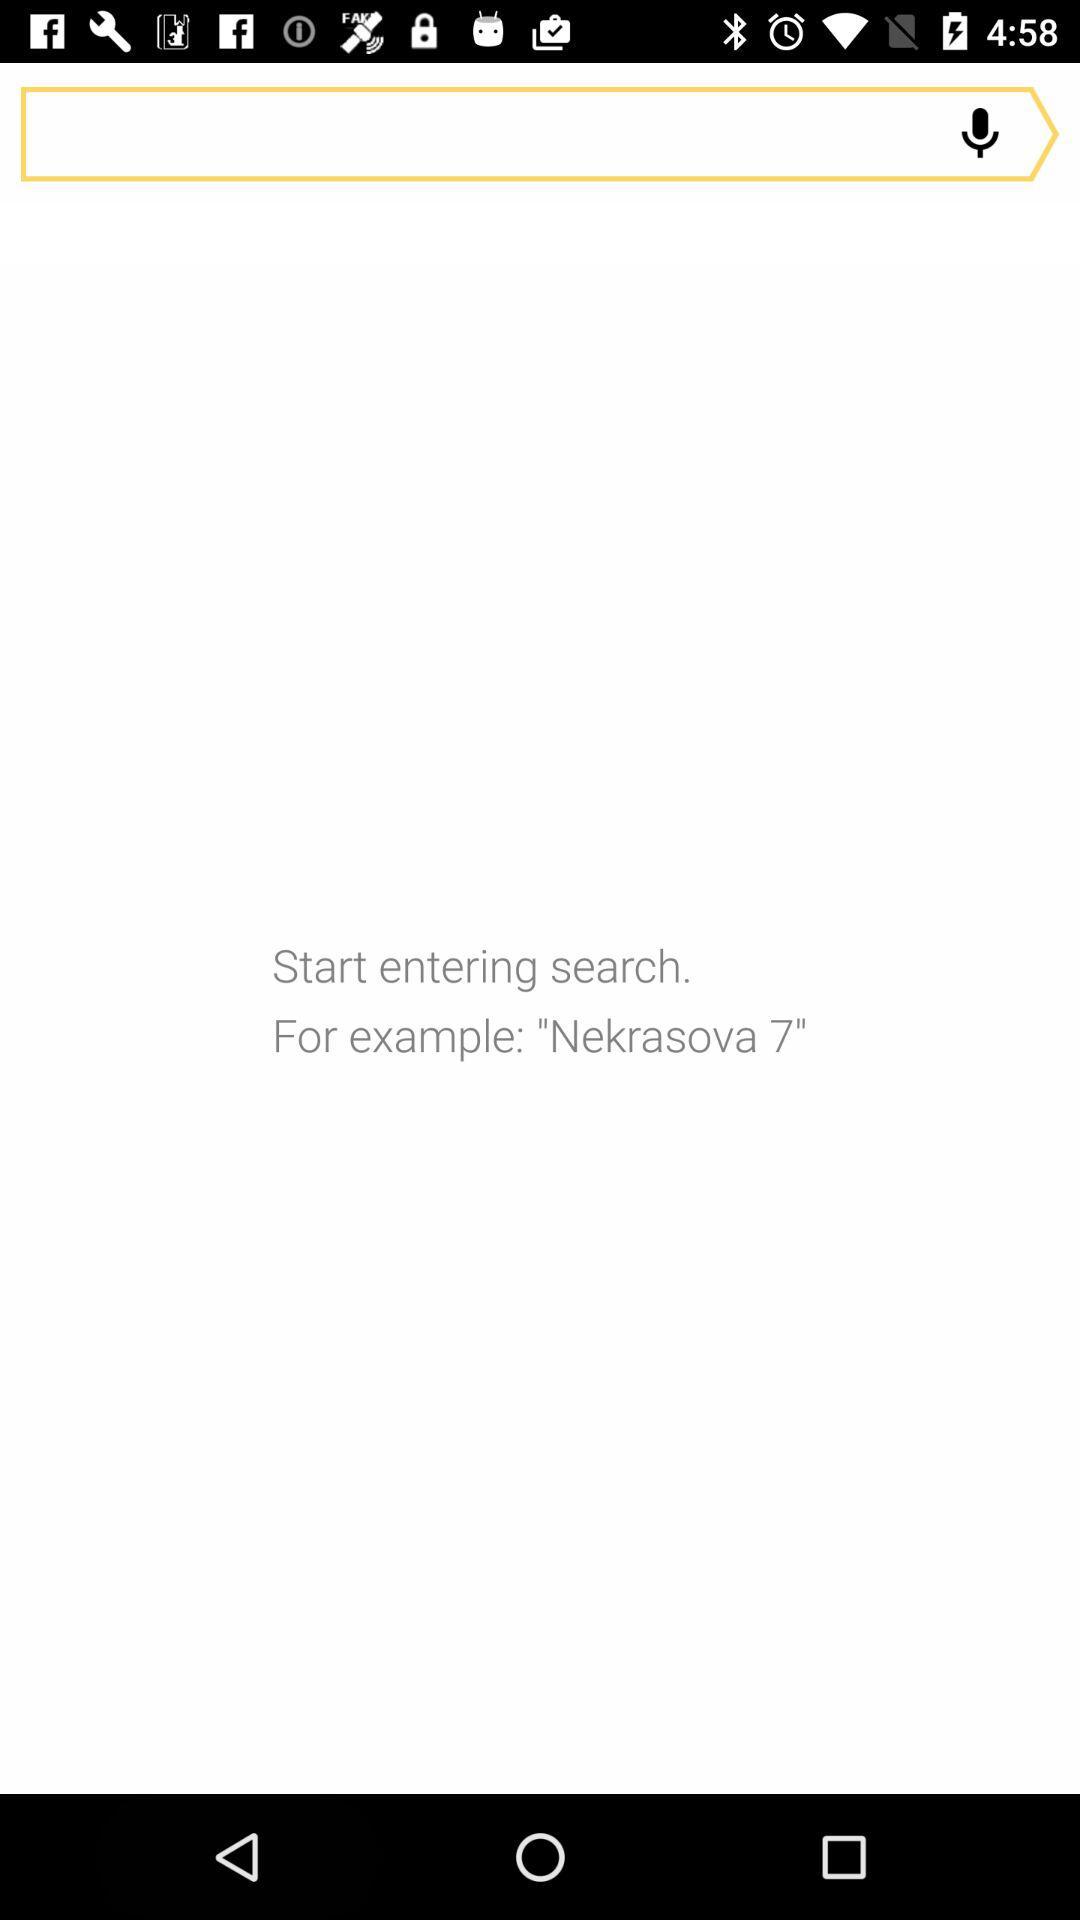  Describe the element at coordinates (979, 133) in the screenshot. I see `enable speak to type` at that location.